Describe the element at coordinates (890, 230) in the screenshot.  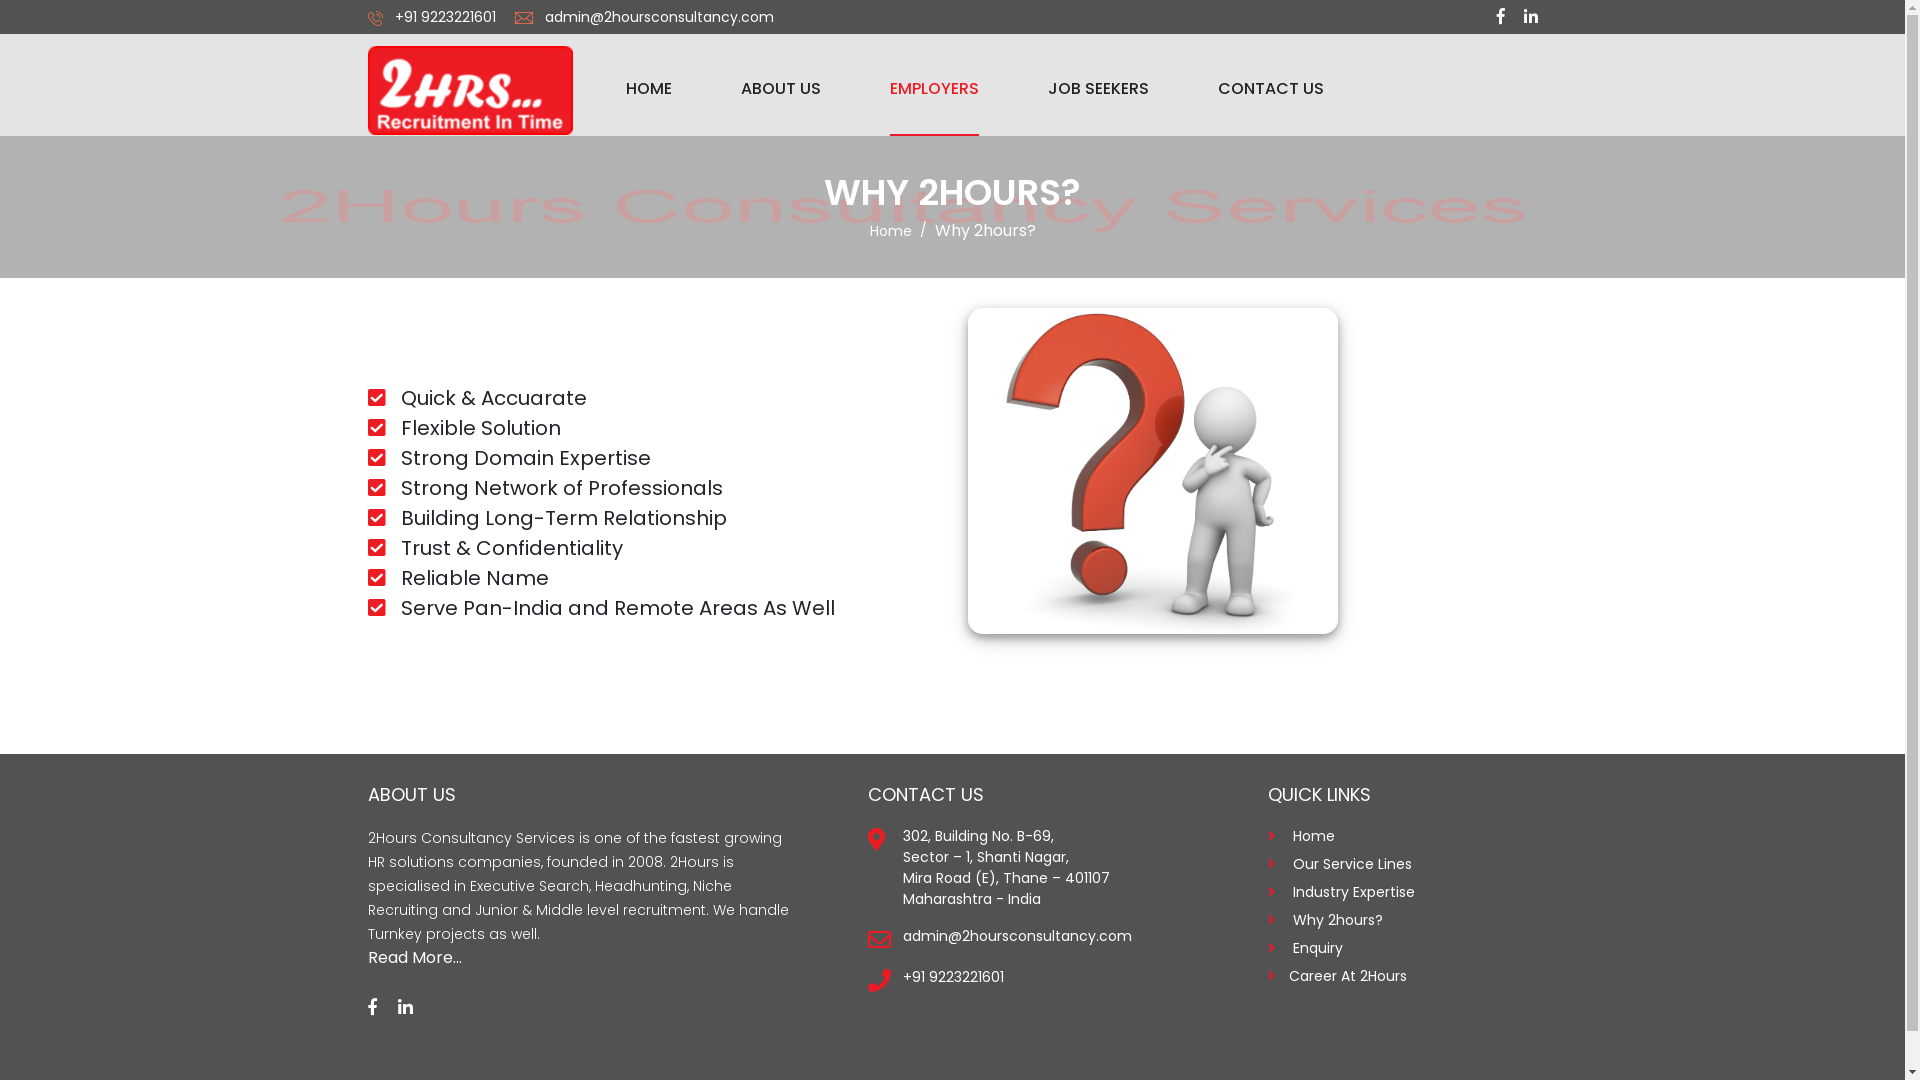
I see `'Home'` at that location.